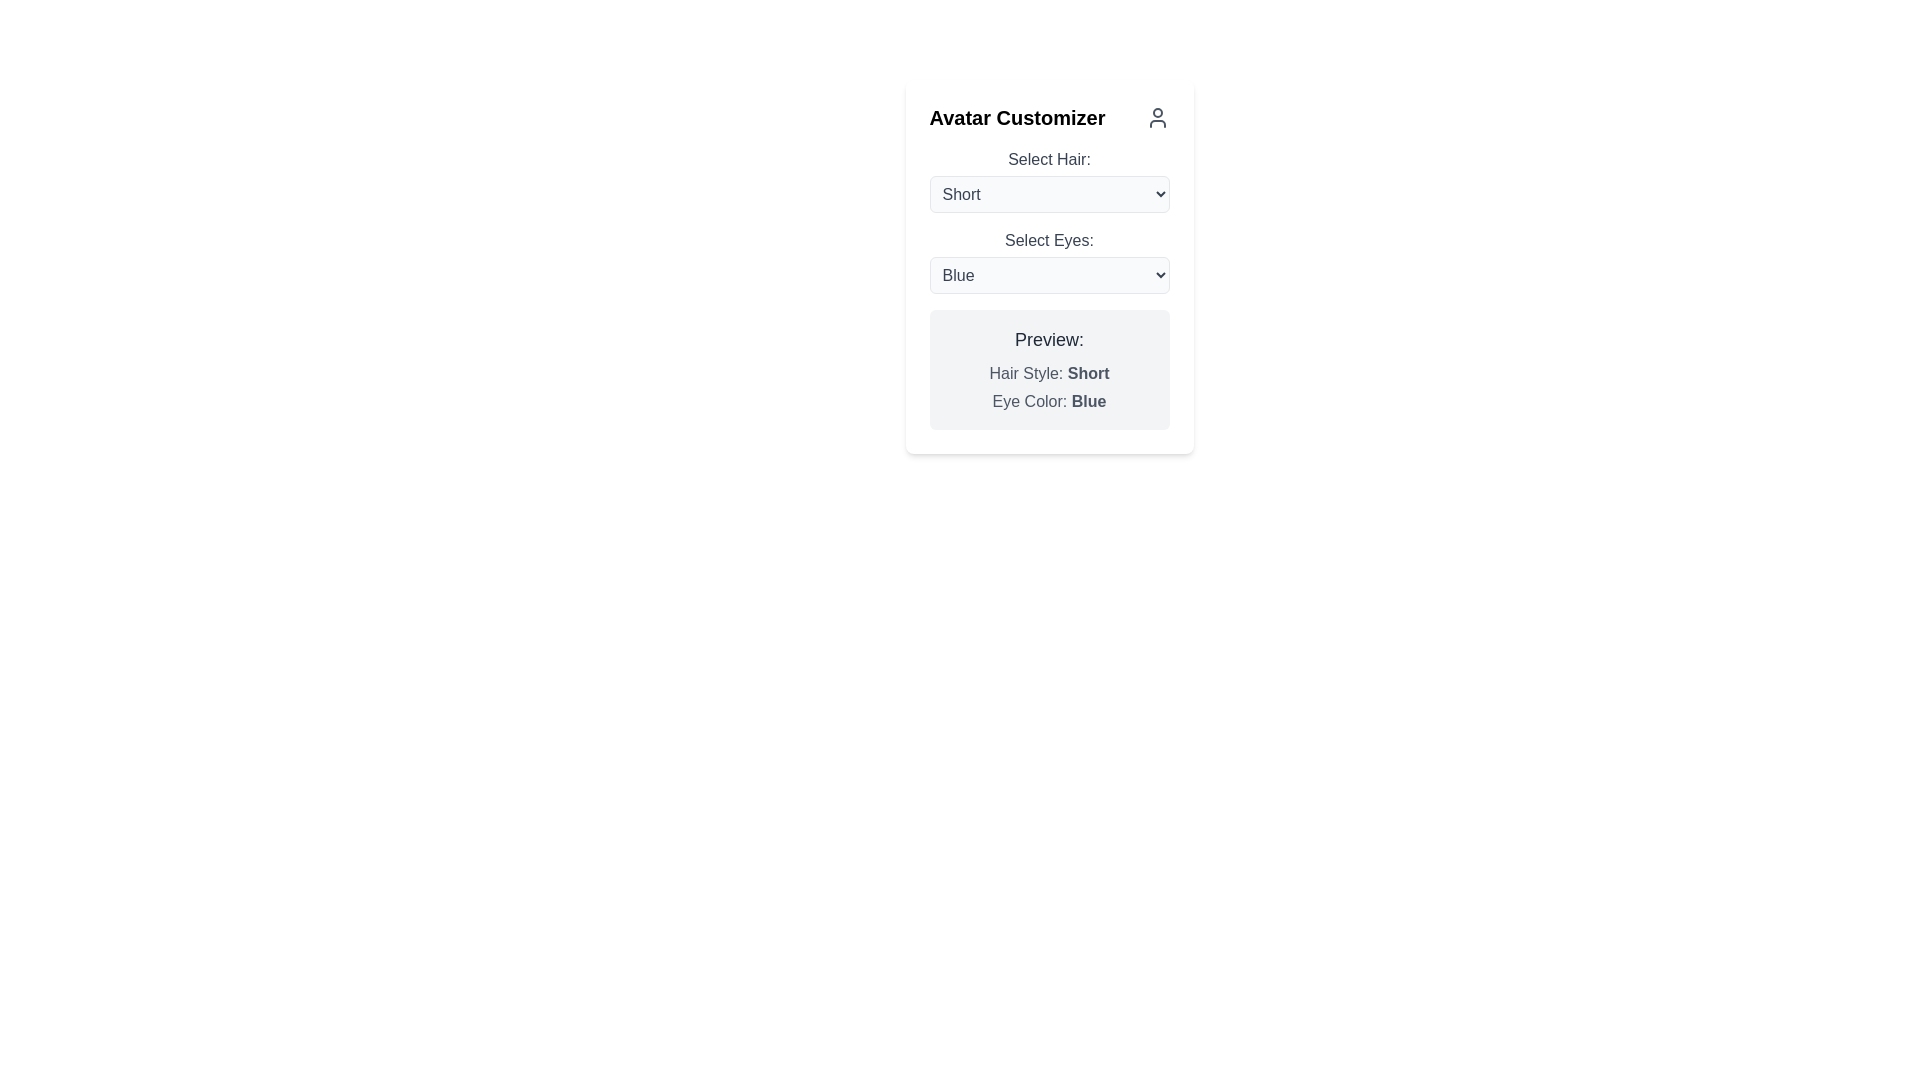 This screenshot has height=1080, width=1920. I want to click on the text label indicating the purpose of the dropdown menu for selecting eye color, which is located above the dropdown displaying 'Blue', so click(1048, 239).